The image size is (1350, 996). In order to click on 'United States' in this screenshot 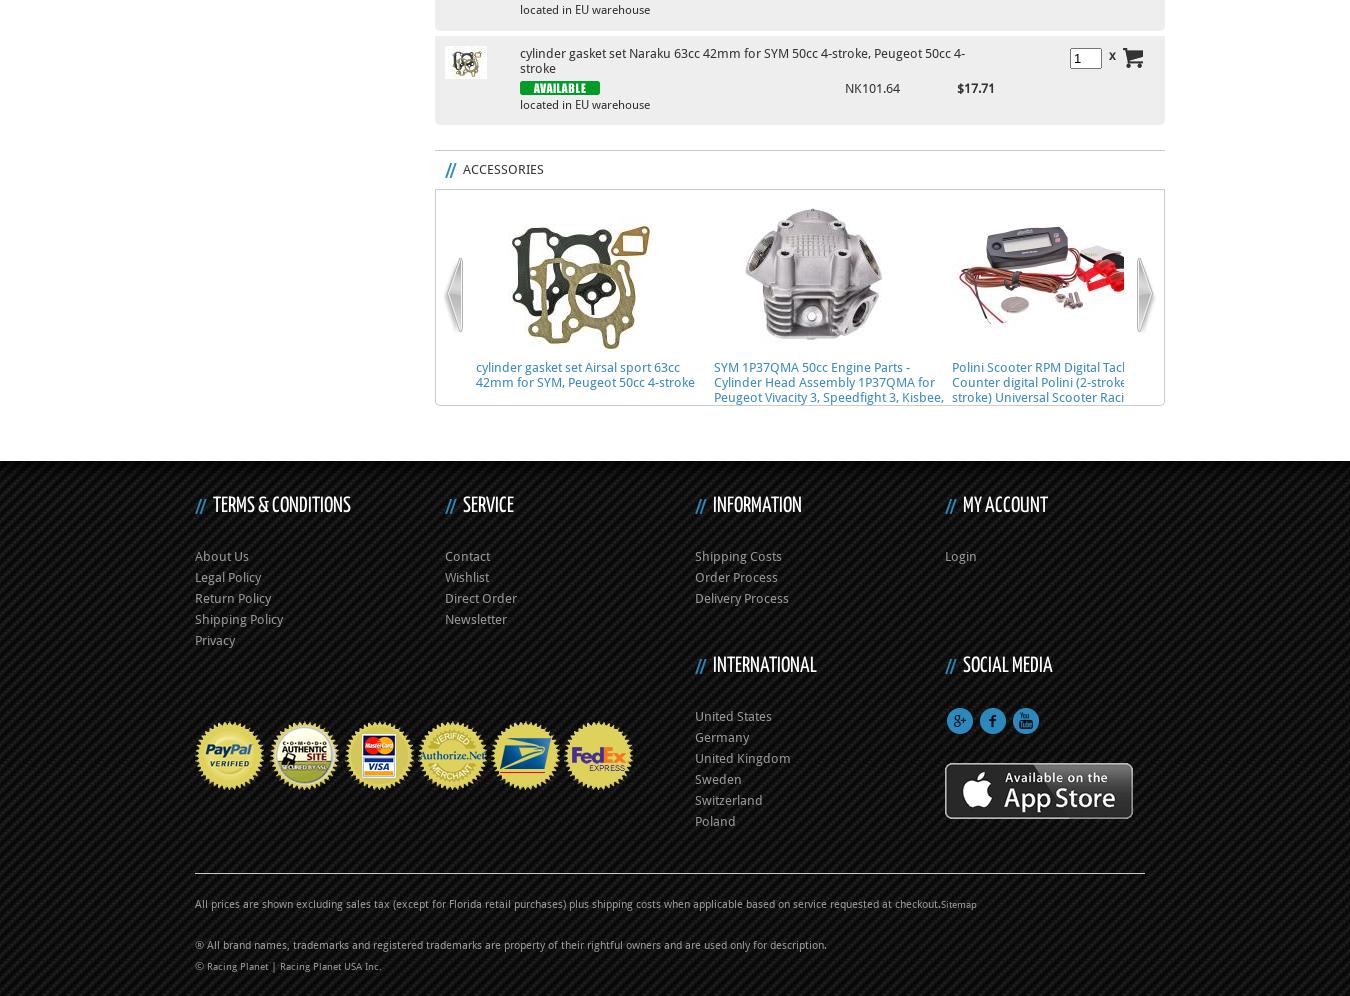, I will do `click(732, 715)`.